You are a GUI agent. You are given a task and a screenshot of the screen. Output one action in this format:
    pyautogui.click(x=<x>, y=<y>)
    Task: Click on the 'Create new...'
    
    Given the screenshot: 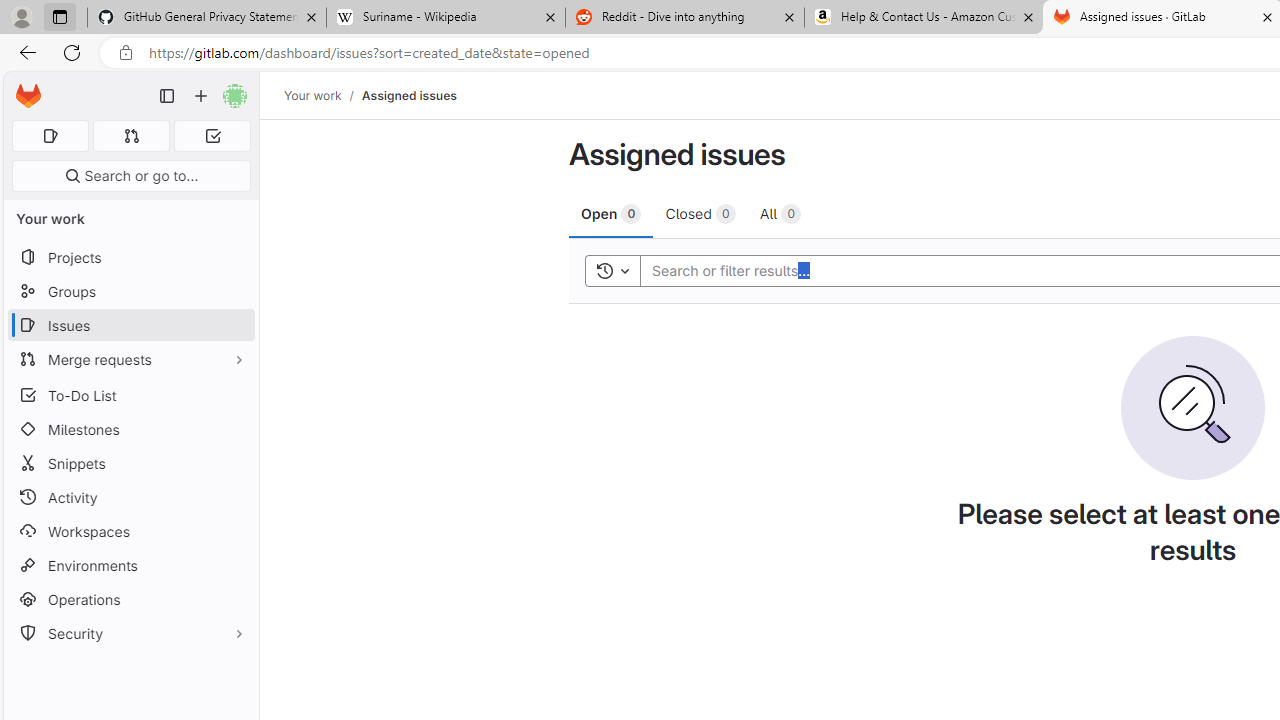 What is the action you would take?
    pyautogui.click(x=201, y=96)
    